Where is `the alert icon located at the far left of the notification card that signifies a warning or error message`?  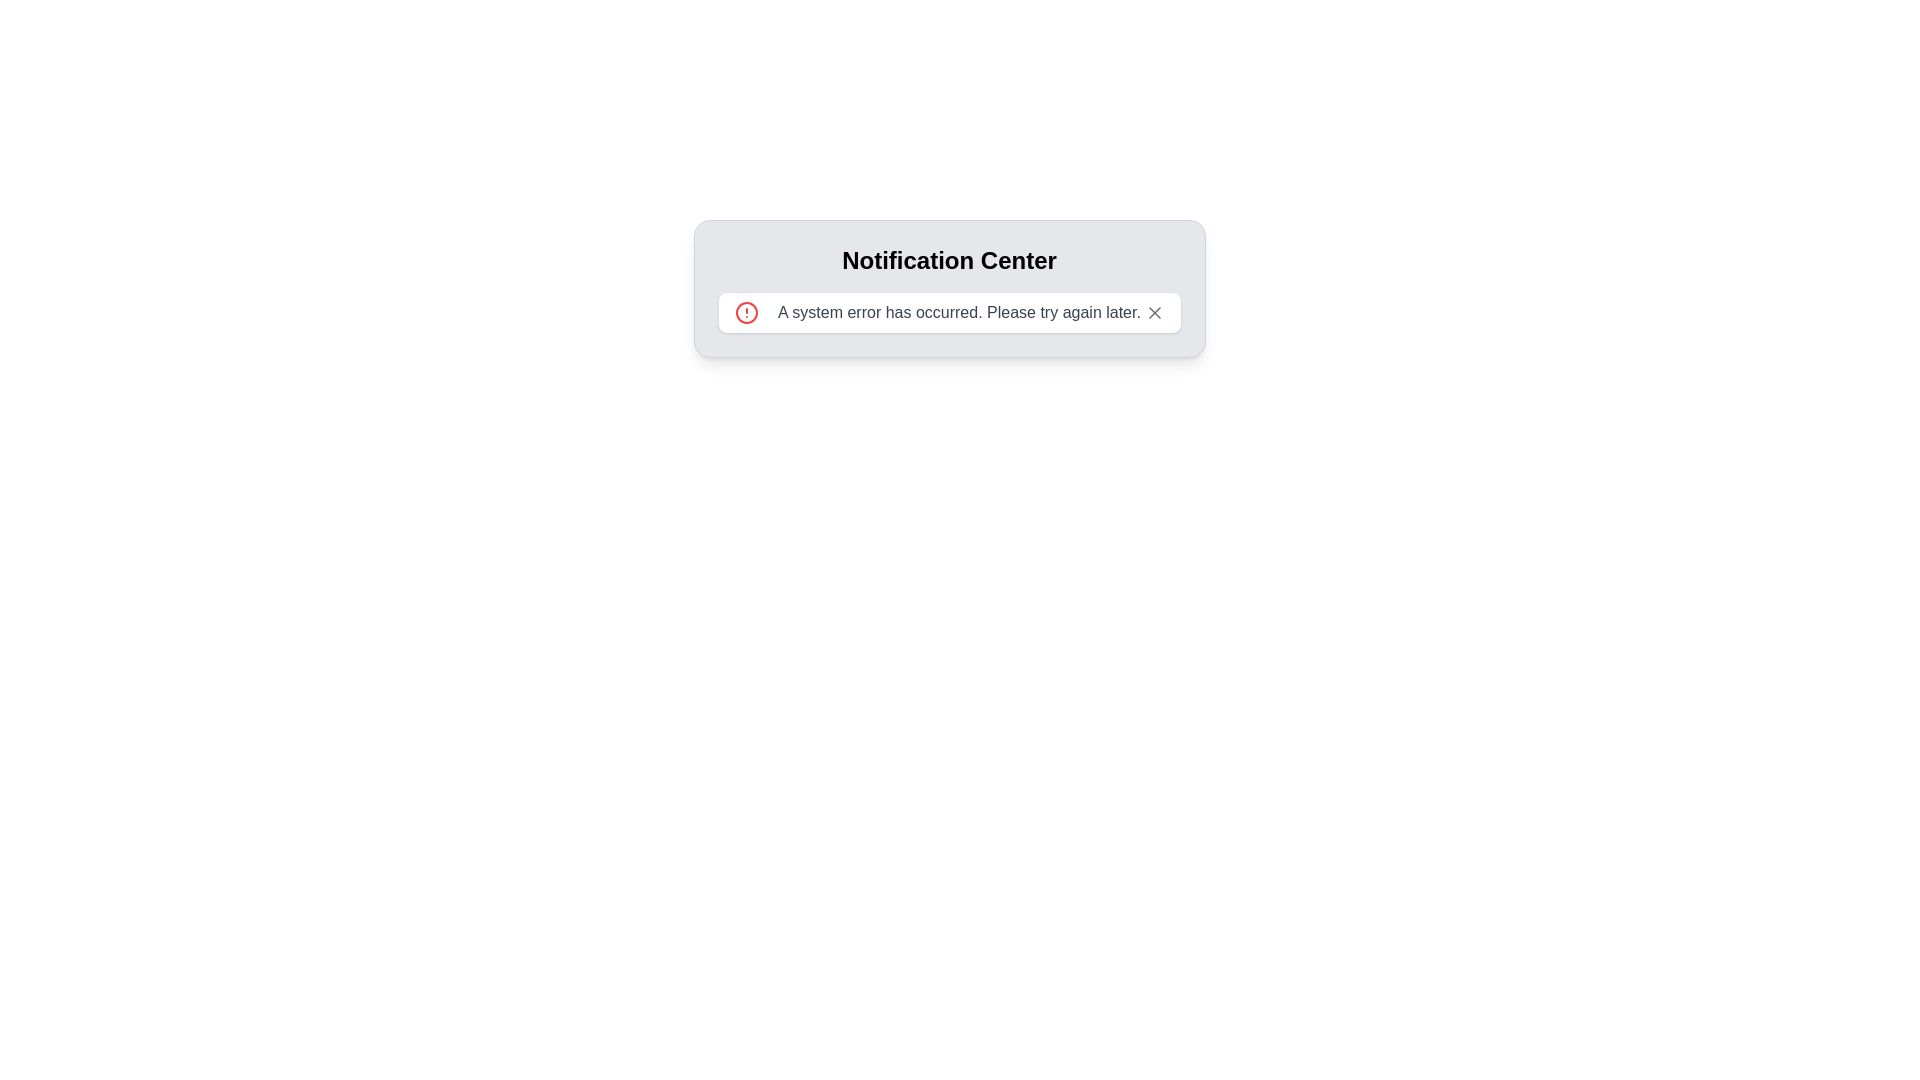 the alert icon located at the far left of the notification card that signifies a warning or error message is located at coordinates (745, 312).